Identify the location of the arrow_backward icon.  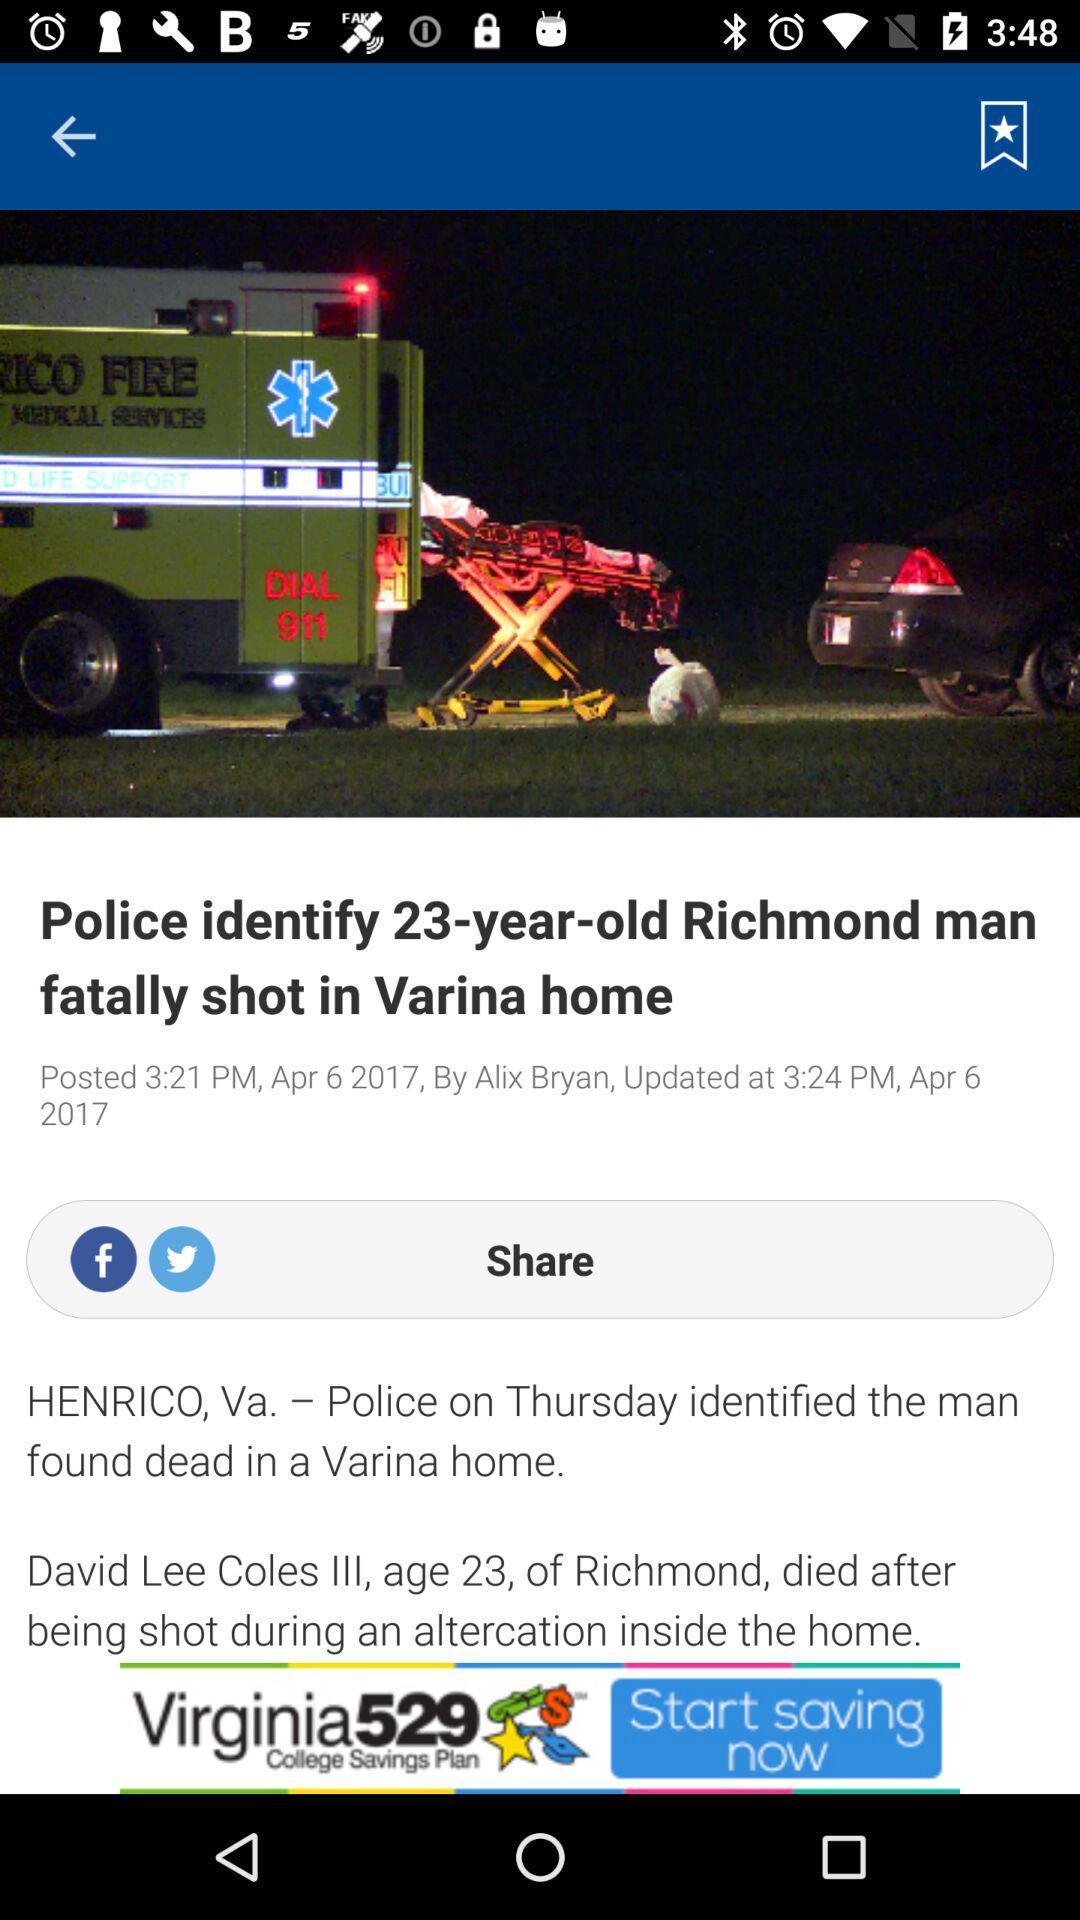
(72, 135).